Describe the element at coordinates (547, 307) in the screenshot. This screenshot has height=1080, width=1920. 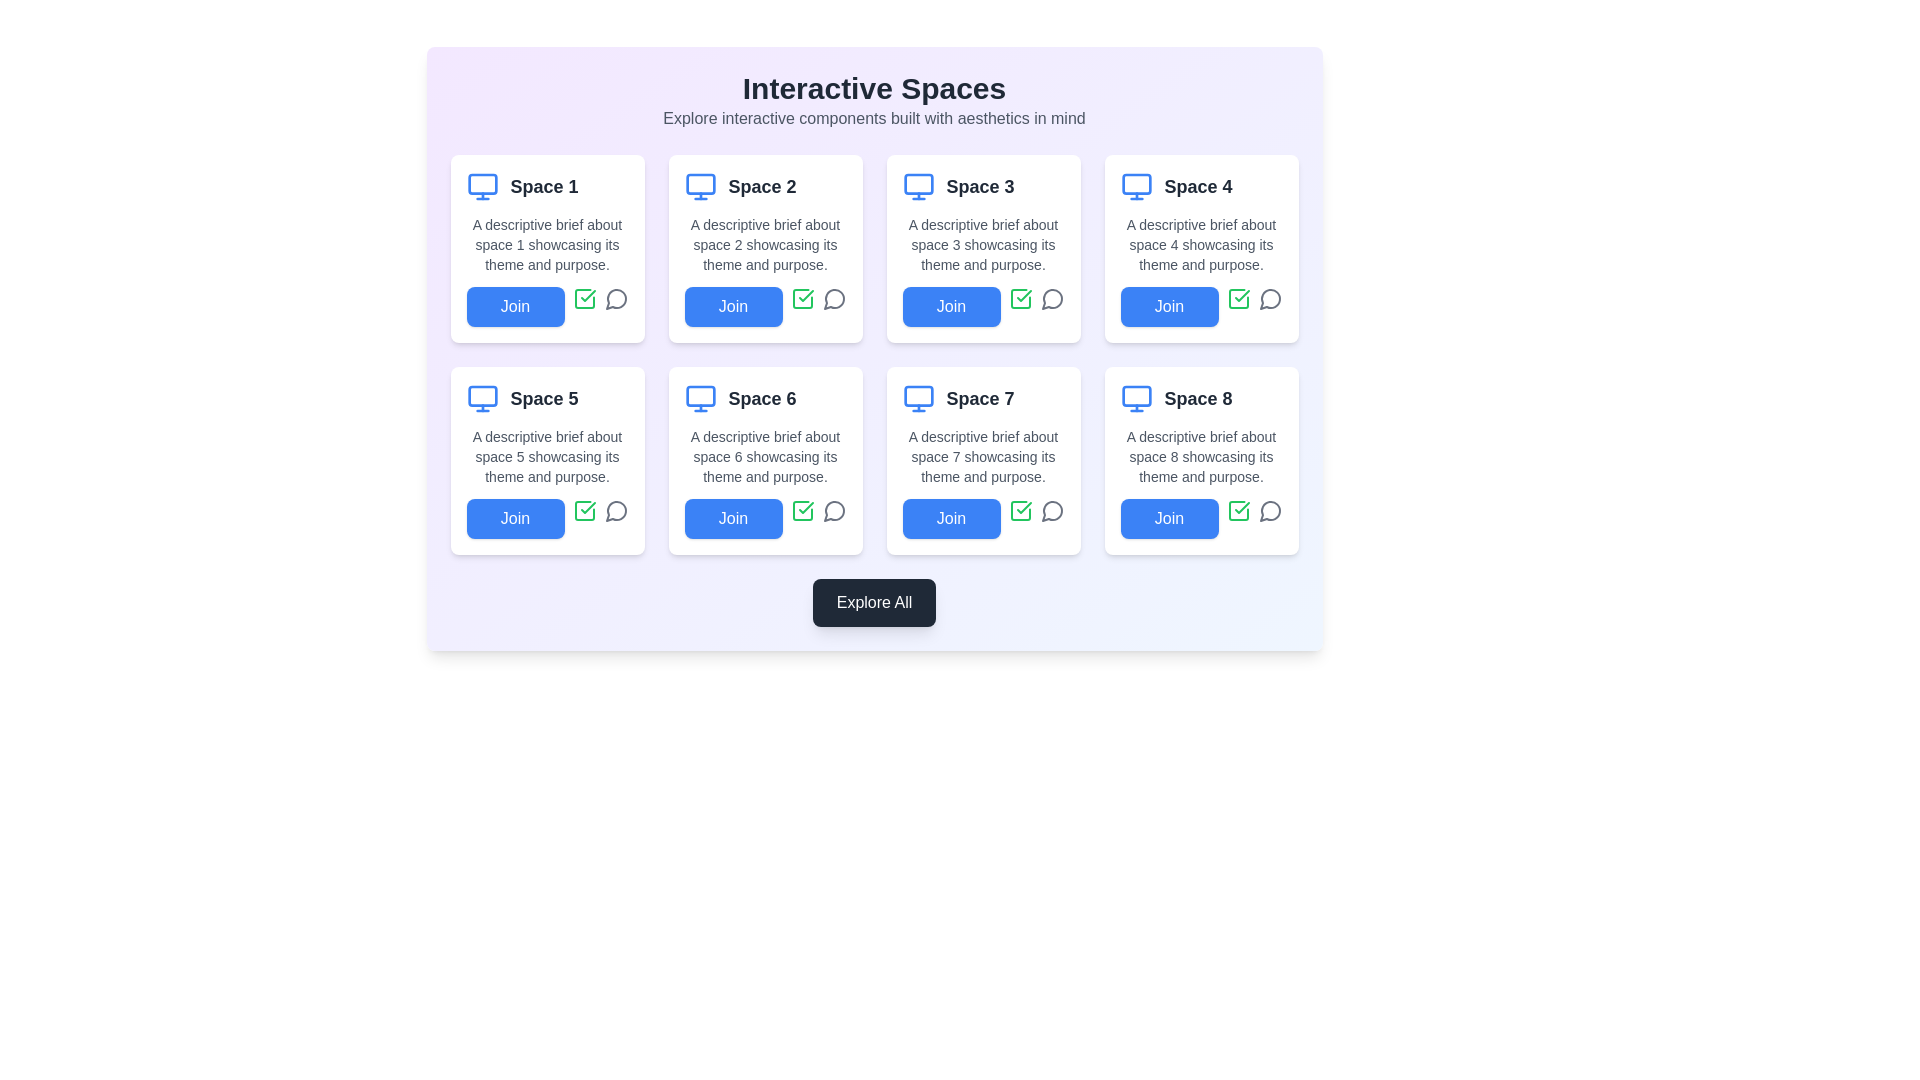
I see `the blue 'Join' button located at the bottom center of the 'Space 1' card in the interactive component group` at that location.